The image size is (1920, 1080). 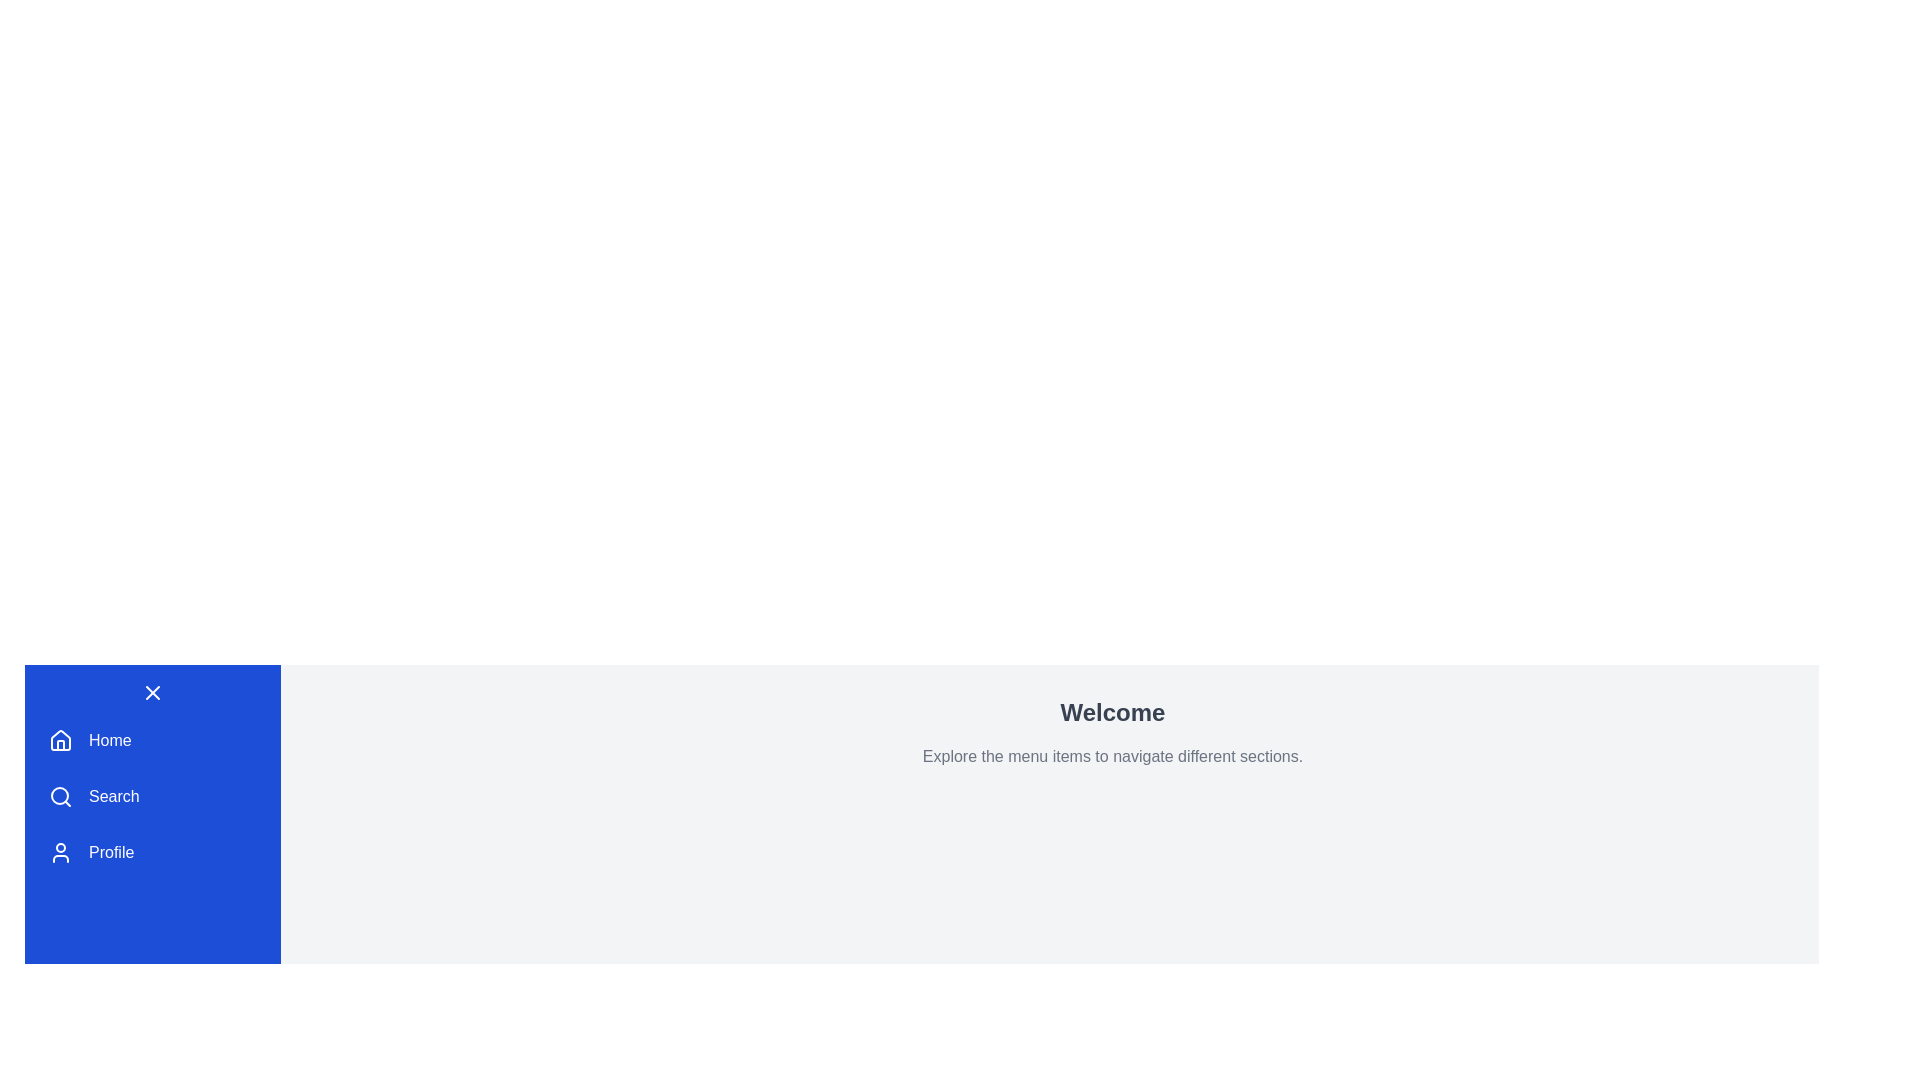 I want to click on the menu item Home from the DashboardMenu, so click(x=152, y=740).